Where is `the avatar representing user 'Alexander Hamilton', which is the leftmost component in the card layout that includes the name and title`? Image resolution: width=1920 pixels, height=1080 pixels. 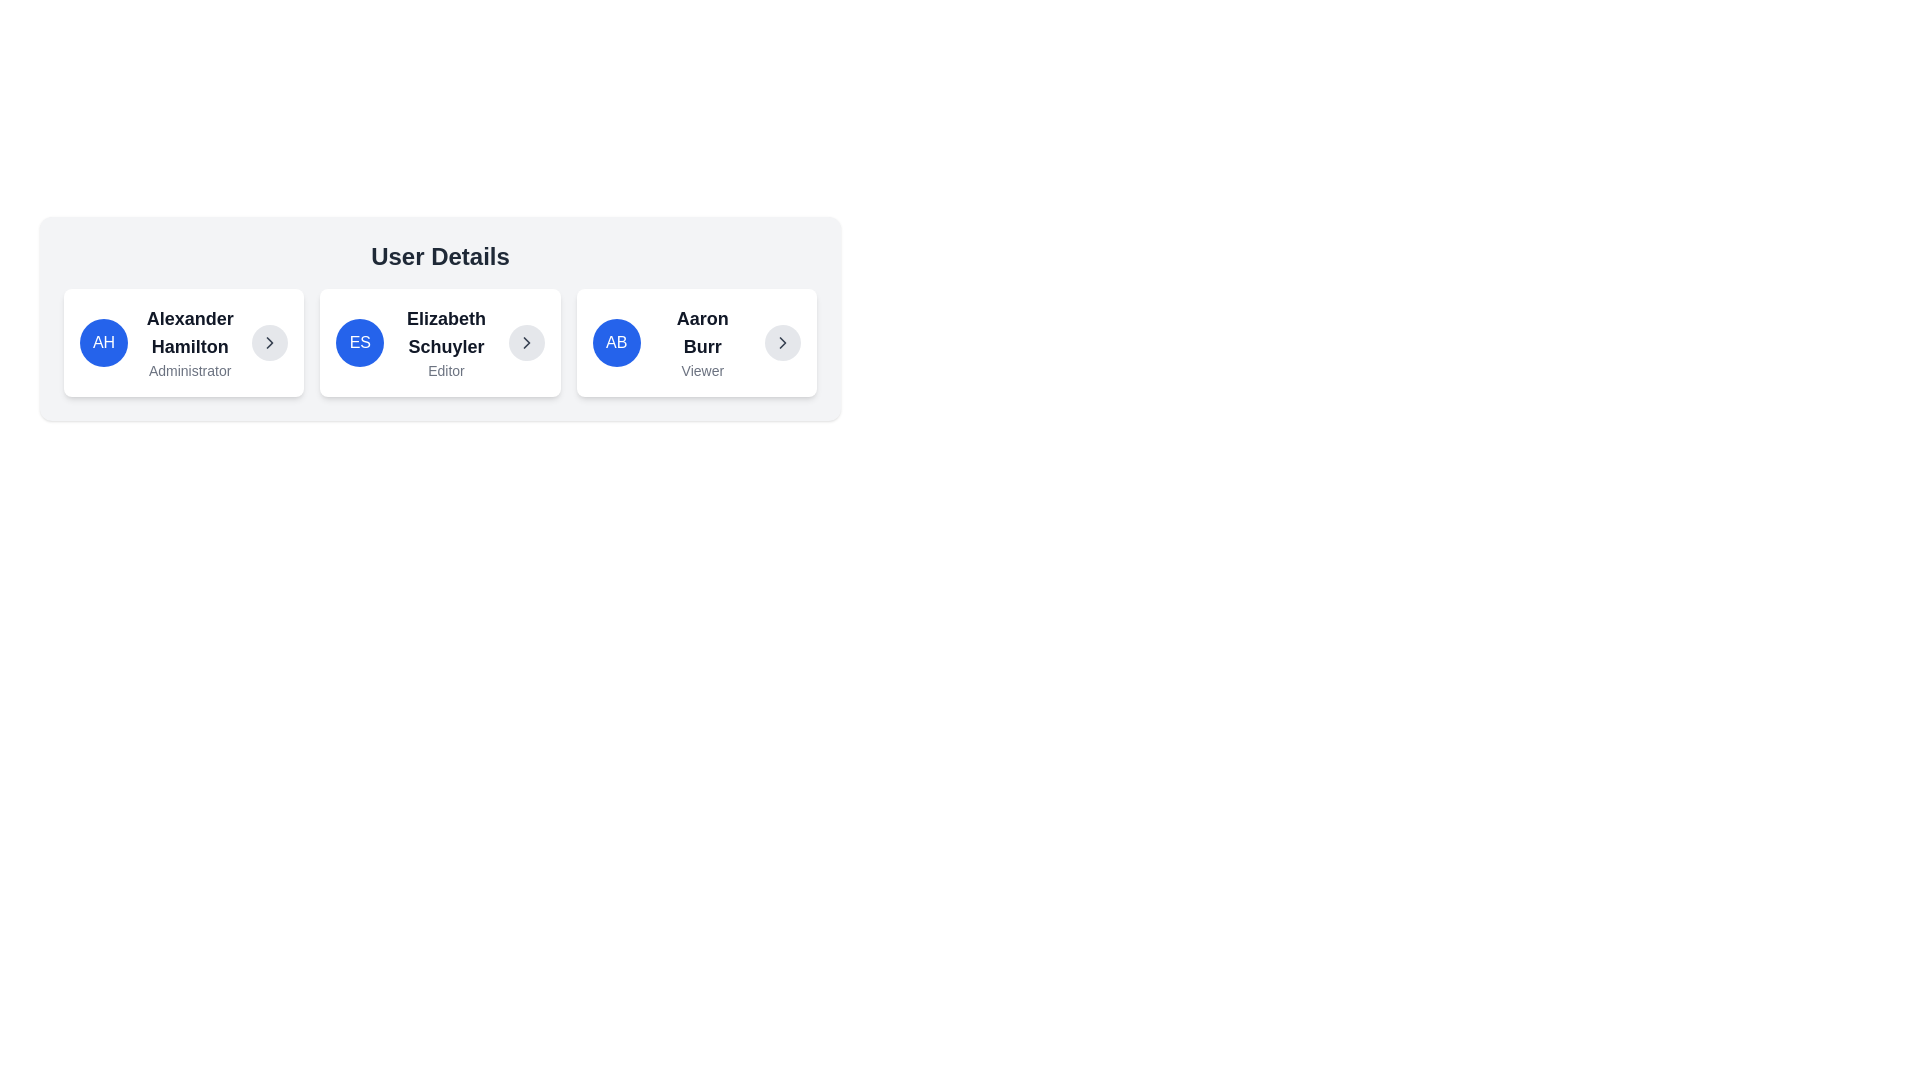
the avatar representing user 'Alexander Hamilton', which is the leftmost component in the card layout that includes the name and title is located at coordinates (103, 342).